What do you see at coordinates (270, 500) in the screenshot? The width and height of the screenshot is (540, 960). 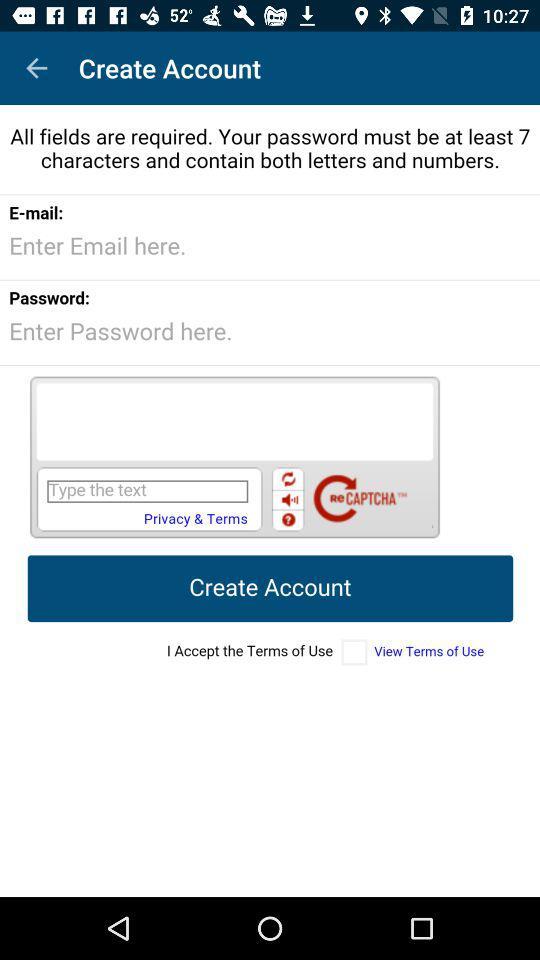 I see `our account` at bounding box center [270, 500].